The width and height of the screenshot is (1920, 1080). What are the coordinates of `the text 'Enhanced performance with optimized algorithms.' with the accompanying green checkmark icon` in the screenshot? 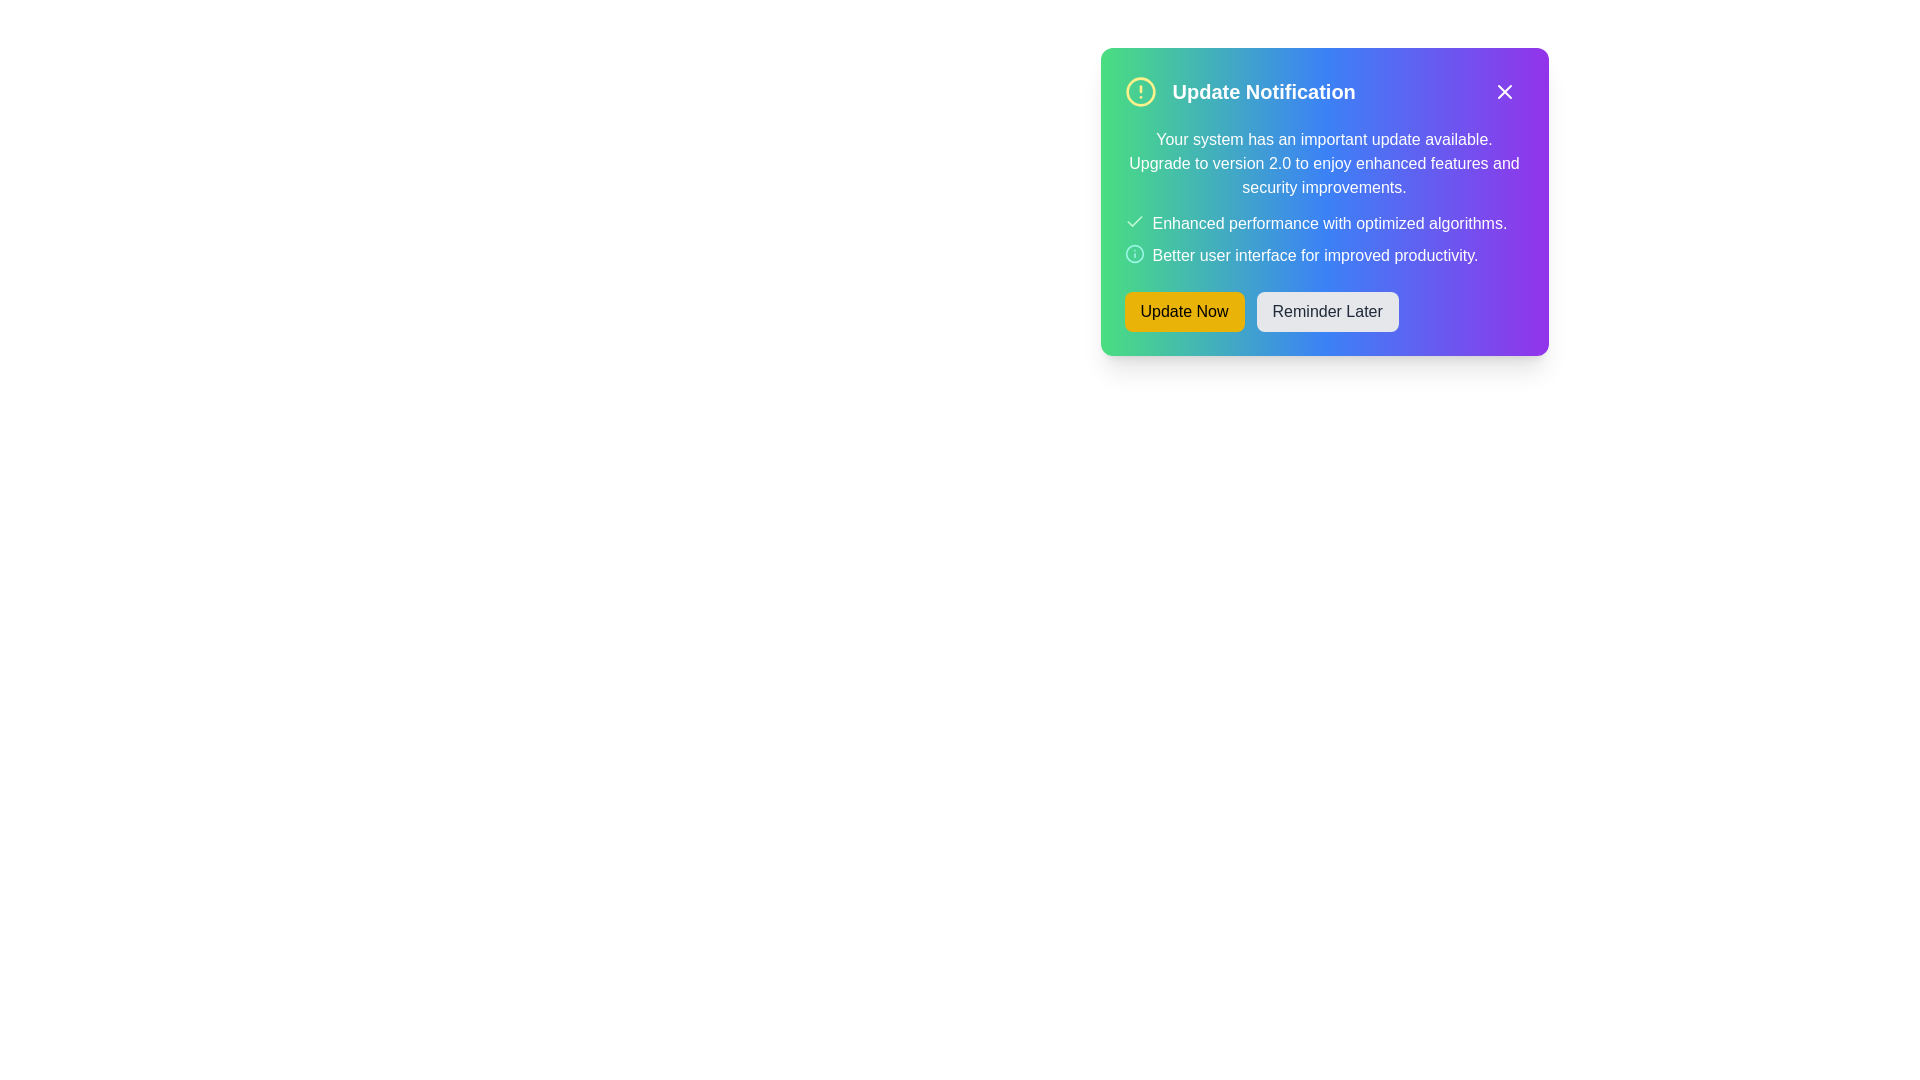 It's located at (1324, 223).